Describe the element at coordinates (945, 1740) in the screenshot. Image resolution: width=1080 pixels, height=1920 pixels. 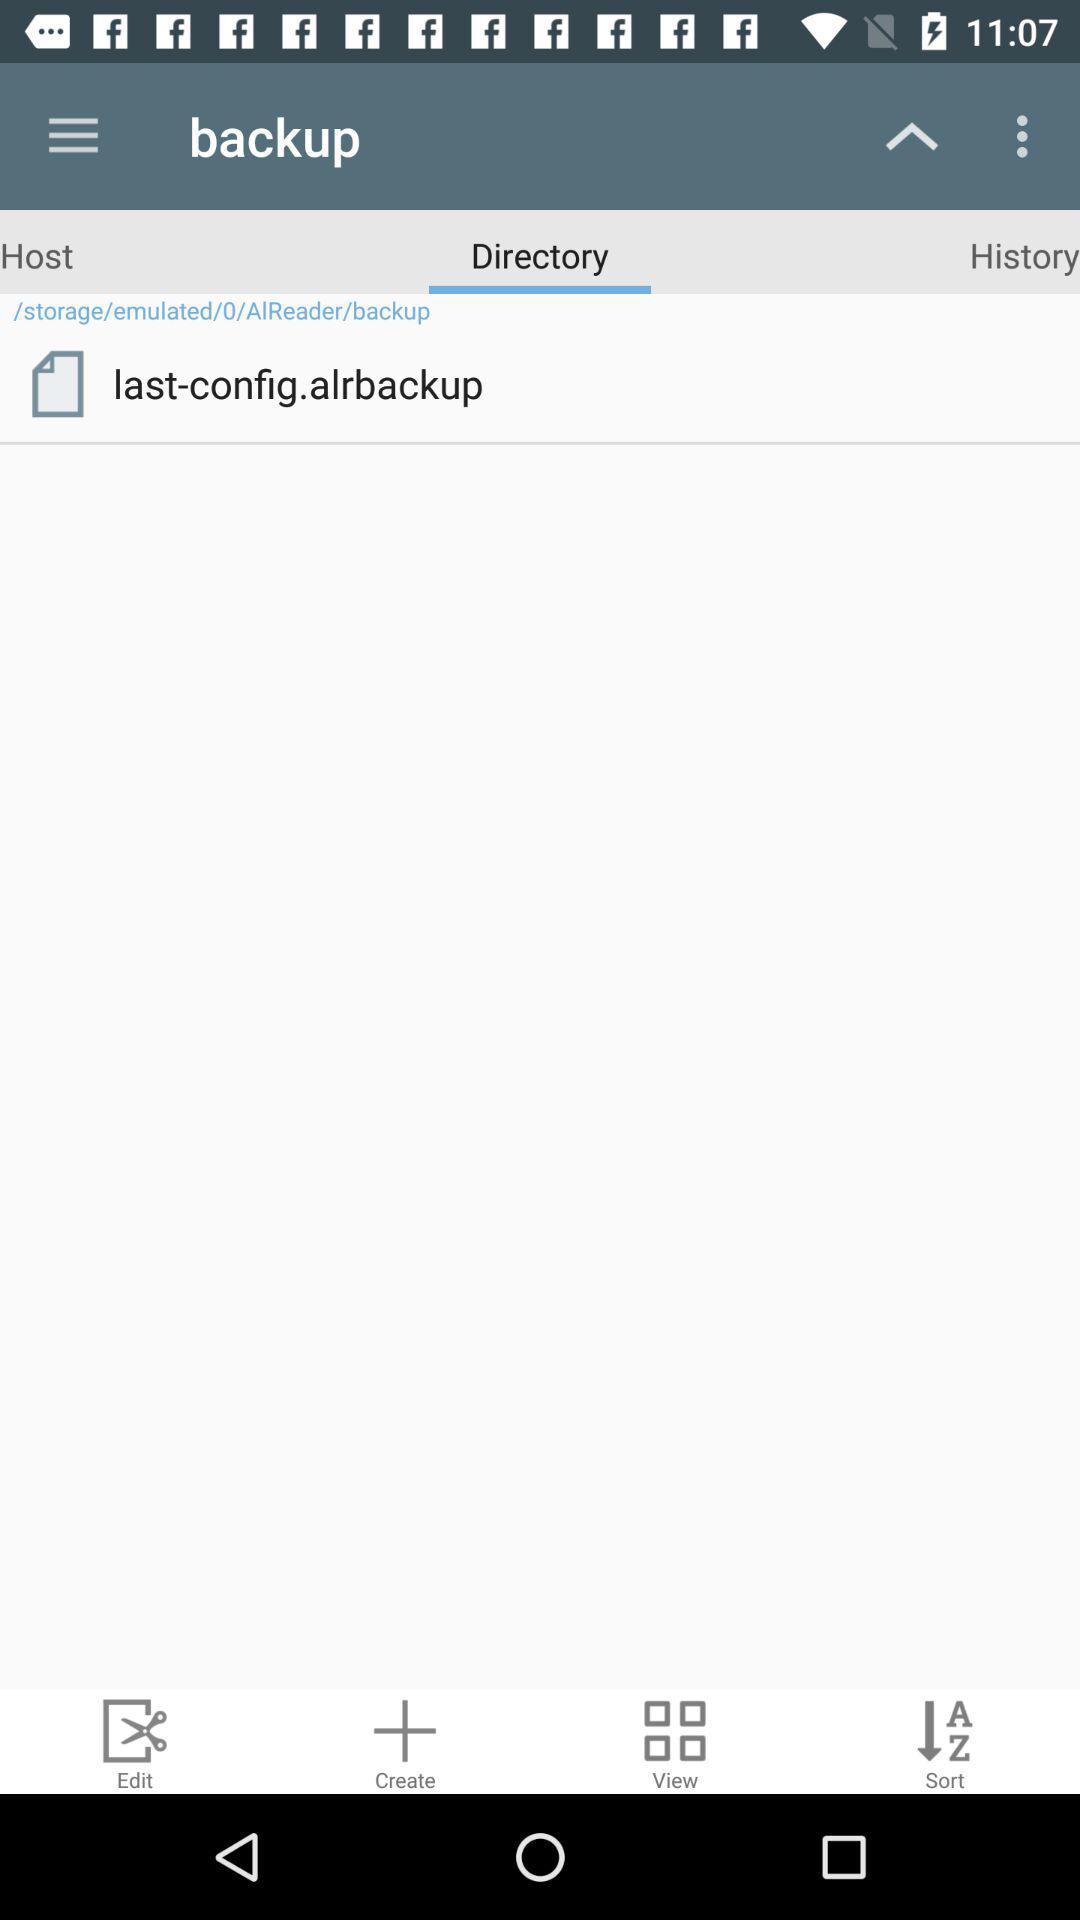
I see `sort alphabetically` at that location.